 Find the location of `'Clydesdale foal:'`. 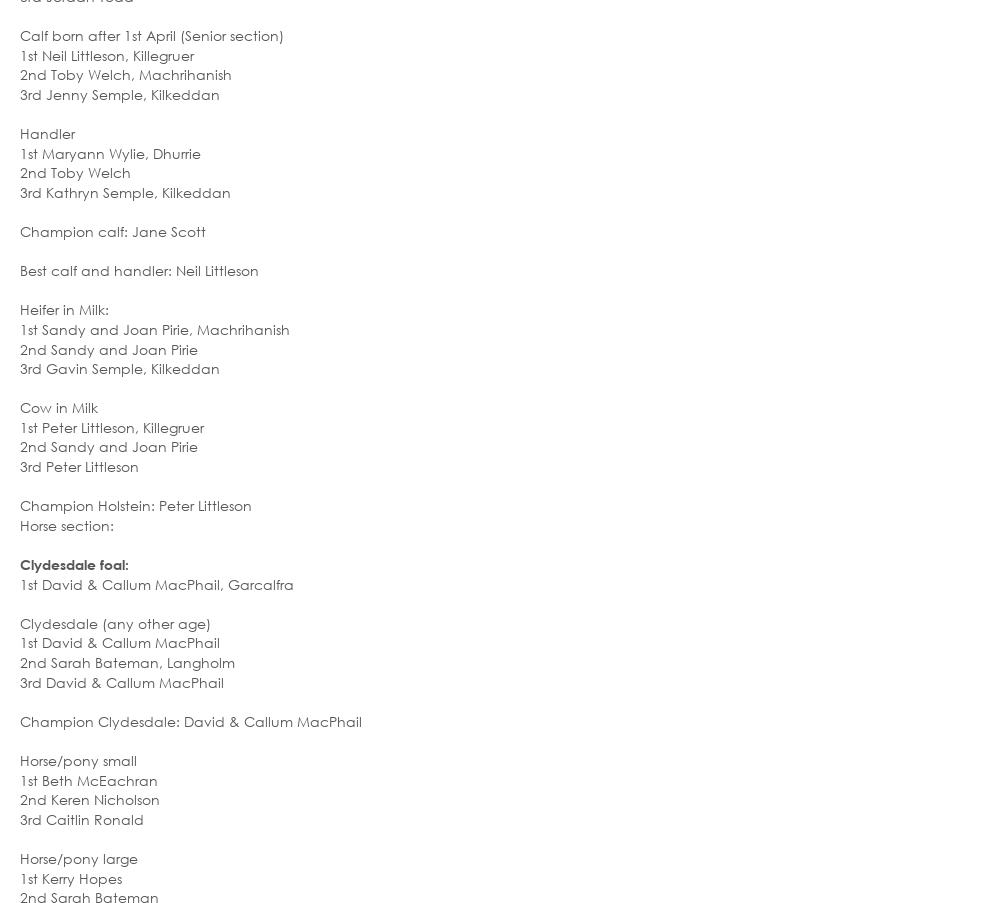

'Clydesdale foal:' is located at coordinates (73, 563).